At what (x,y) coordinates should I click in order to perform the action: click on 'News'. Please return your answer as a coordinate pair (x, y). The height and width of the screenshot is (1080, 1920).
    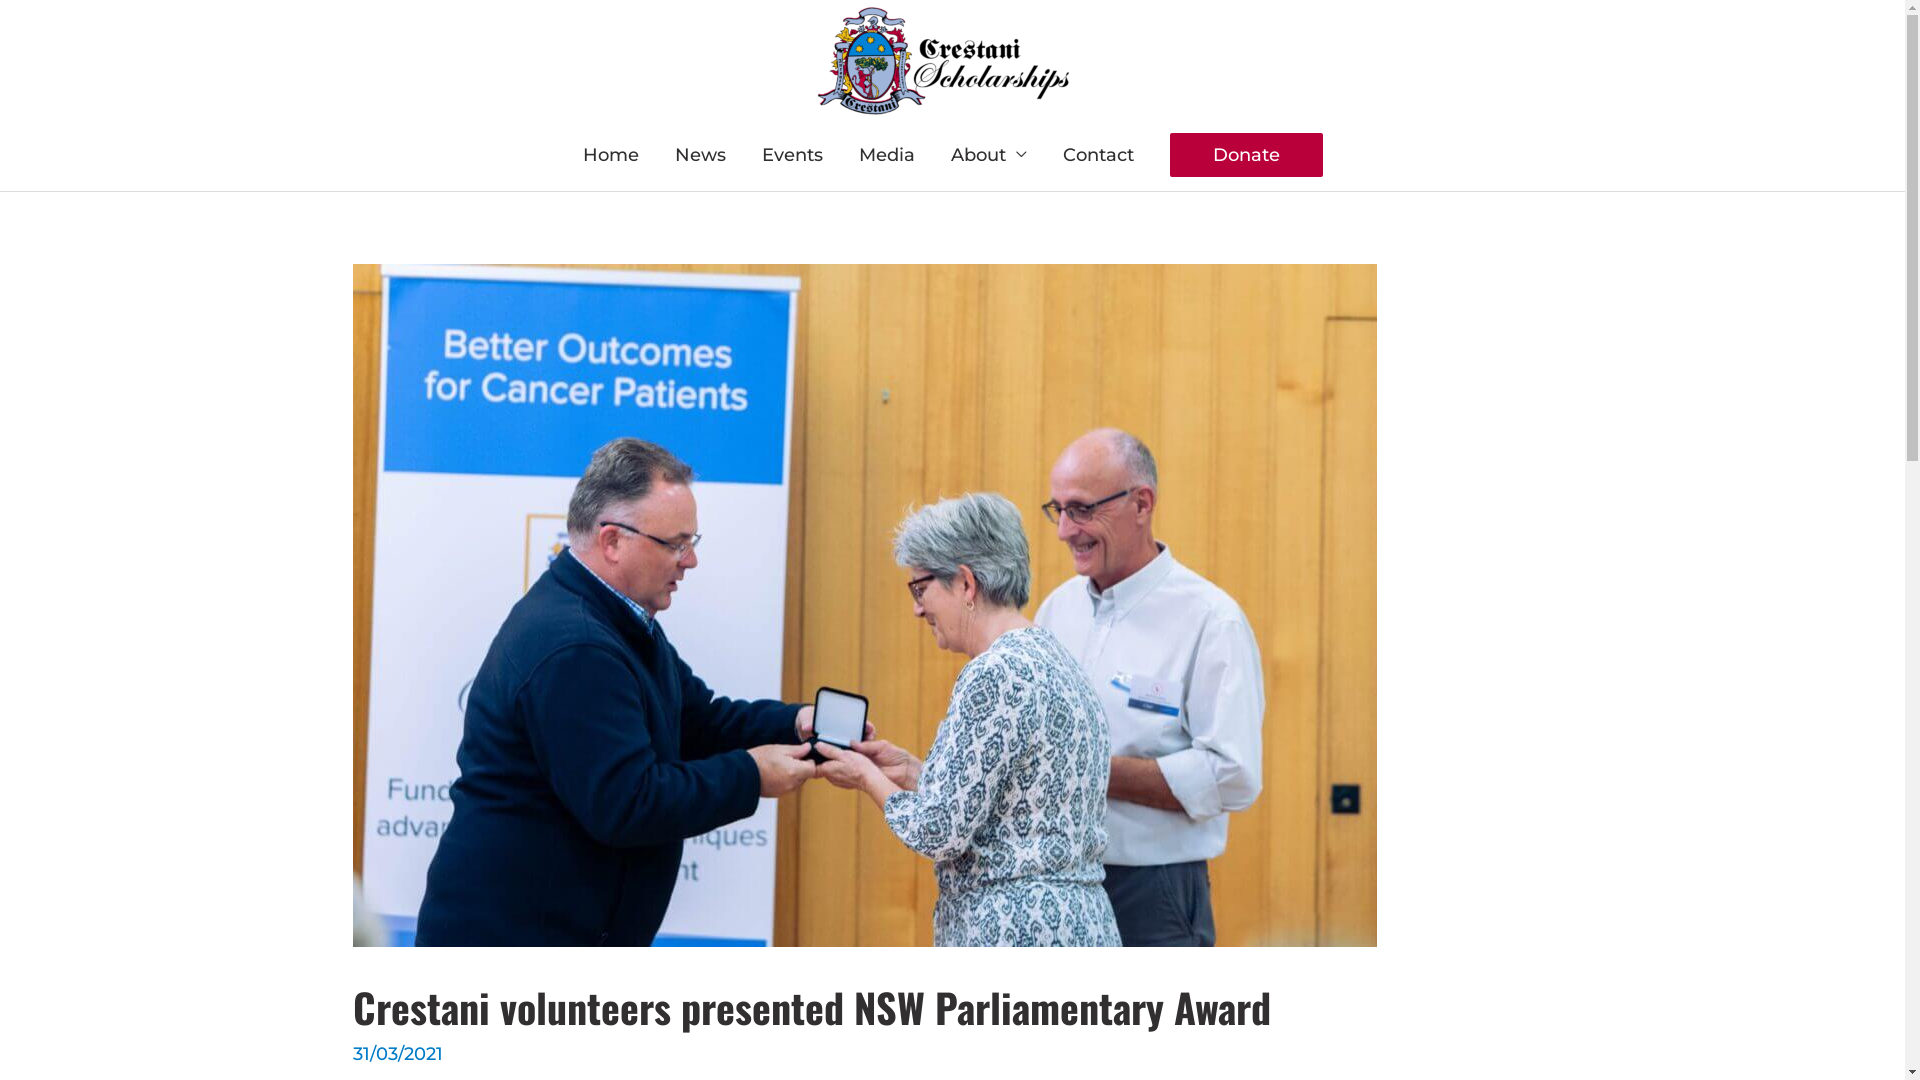
    Looking at the image, I should click on (699, 153).